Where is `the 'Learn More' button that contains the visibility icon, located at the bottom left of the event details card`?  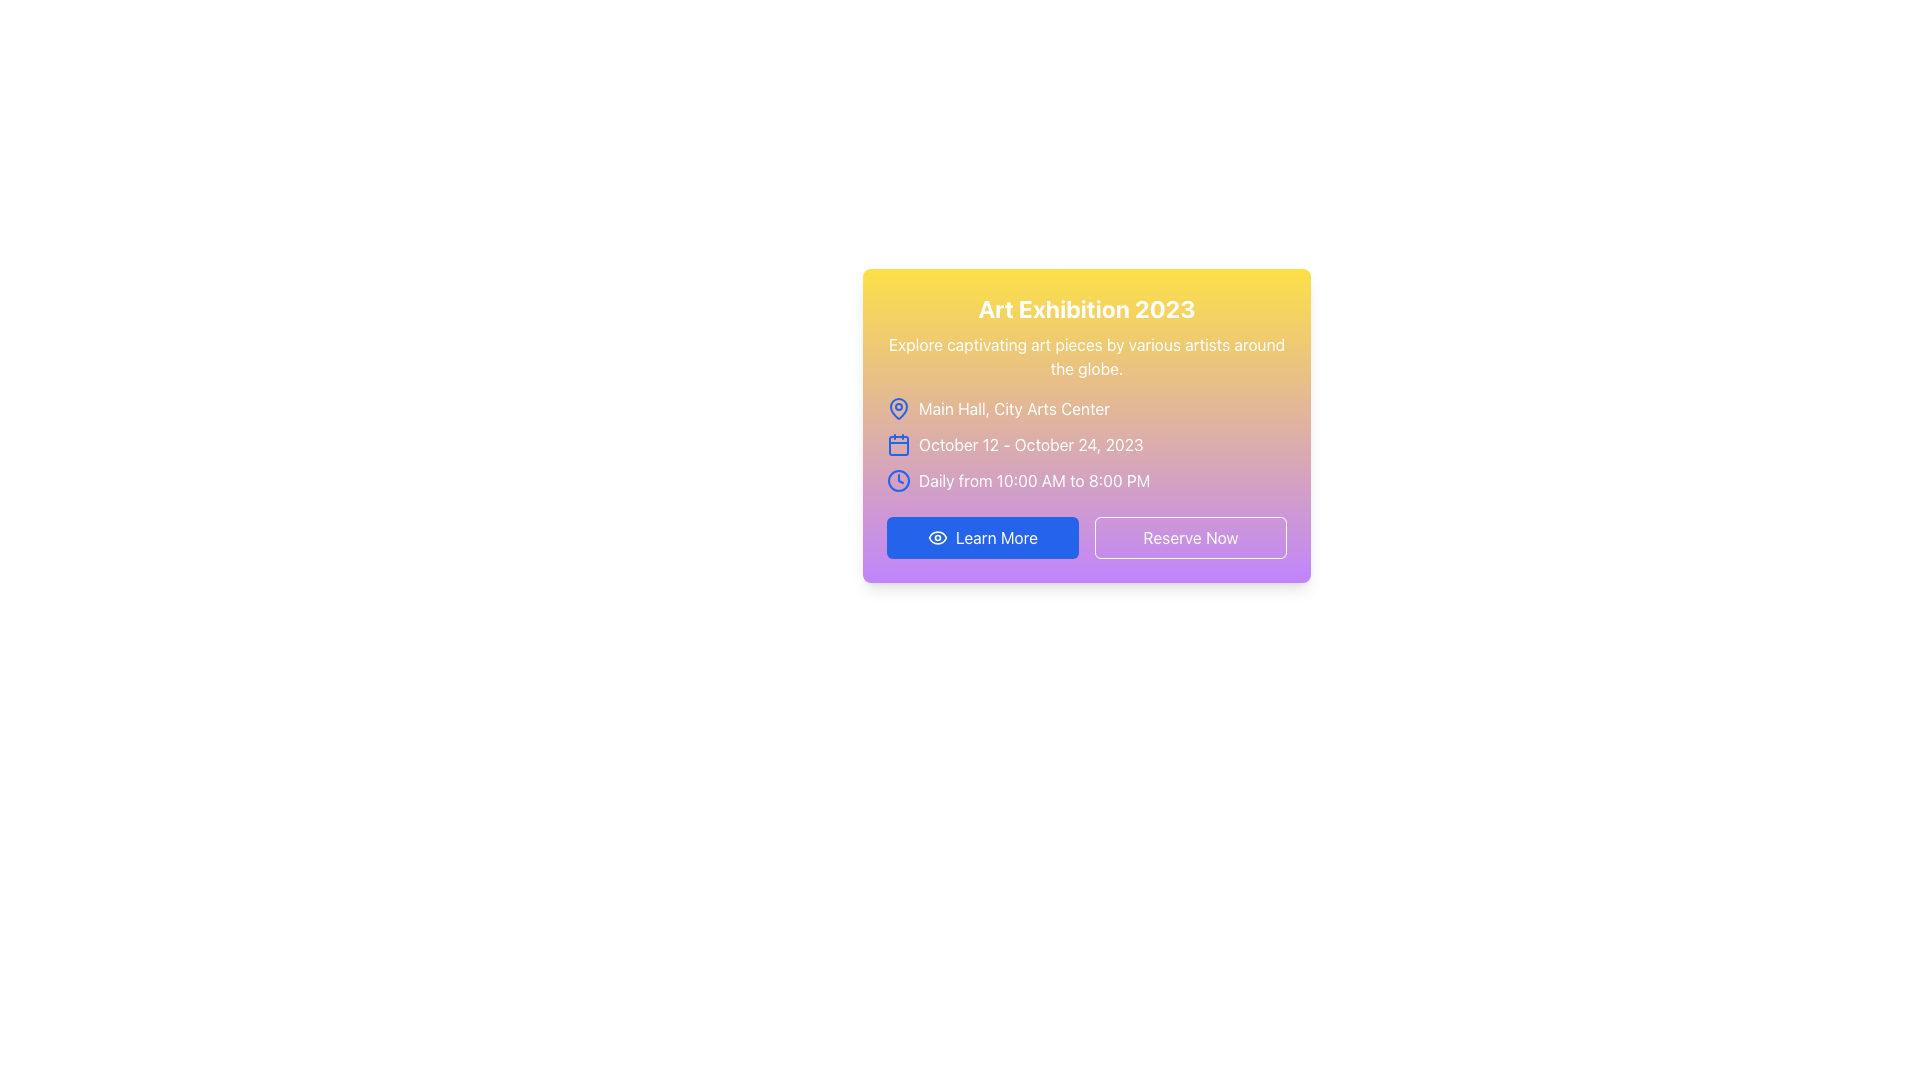 the 'Learn More' button that contains the visibility icon, located at the bottom left of the event details card is located at coordinates (936, 536).